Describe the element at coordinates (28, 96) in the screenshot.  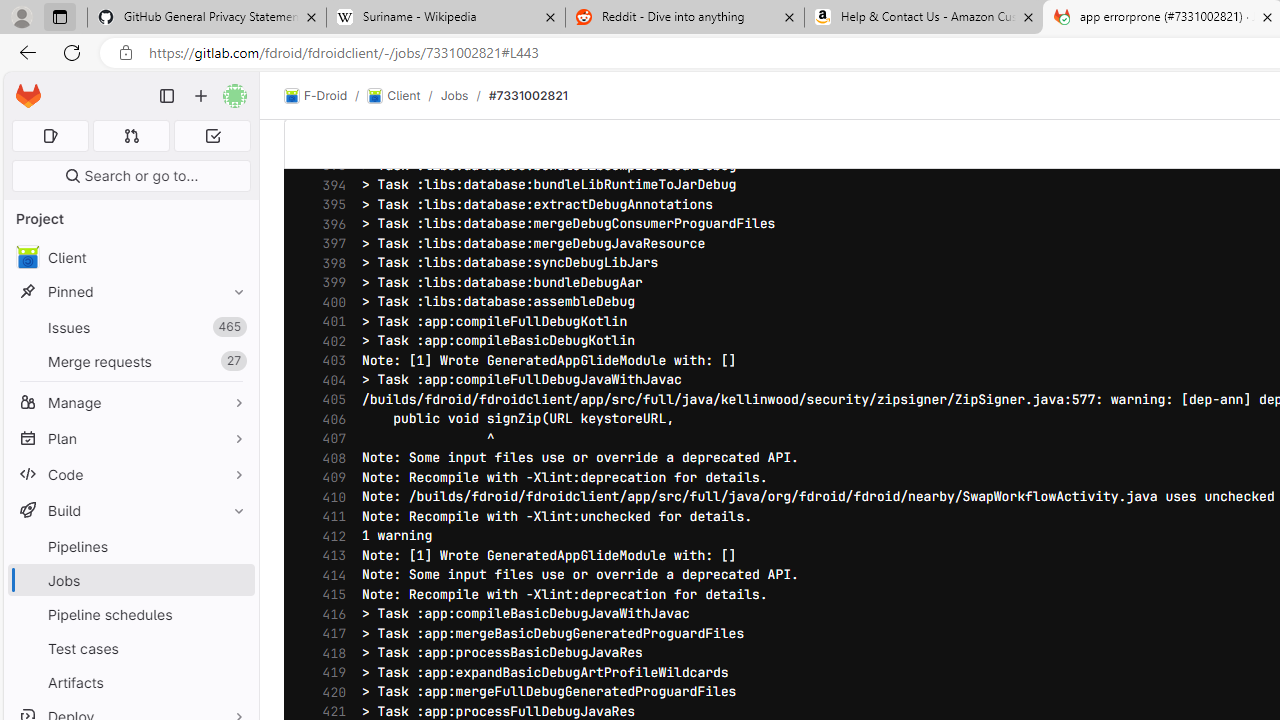
I see `'Homepage'` at that location.